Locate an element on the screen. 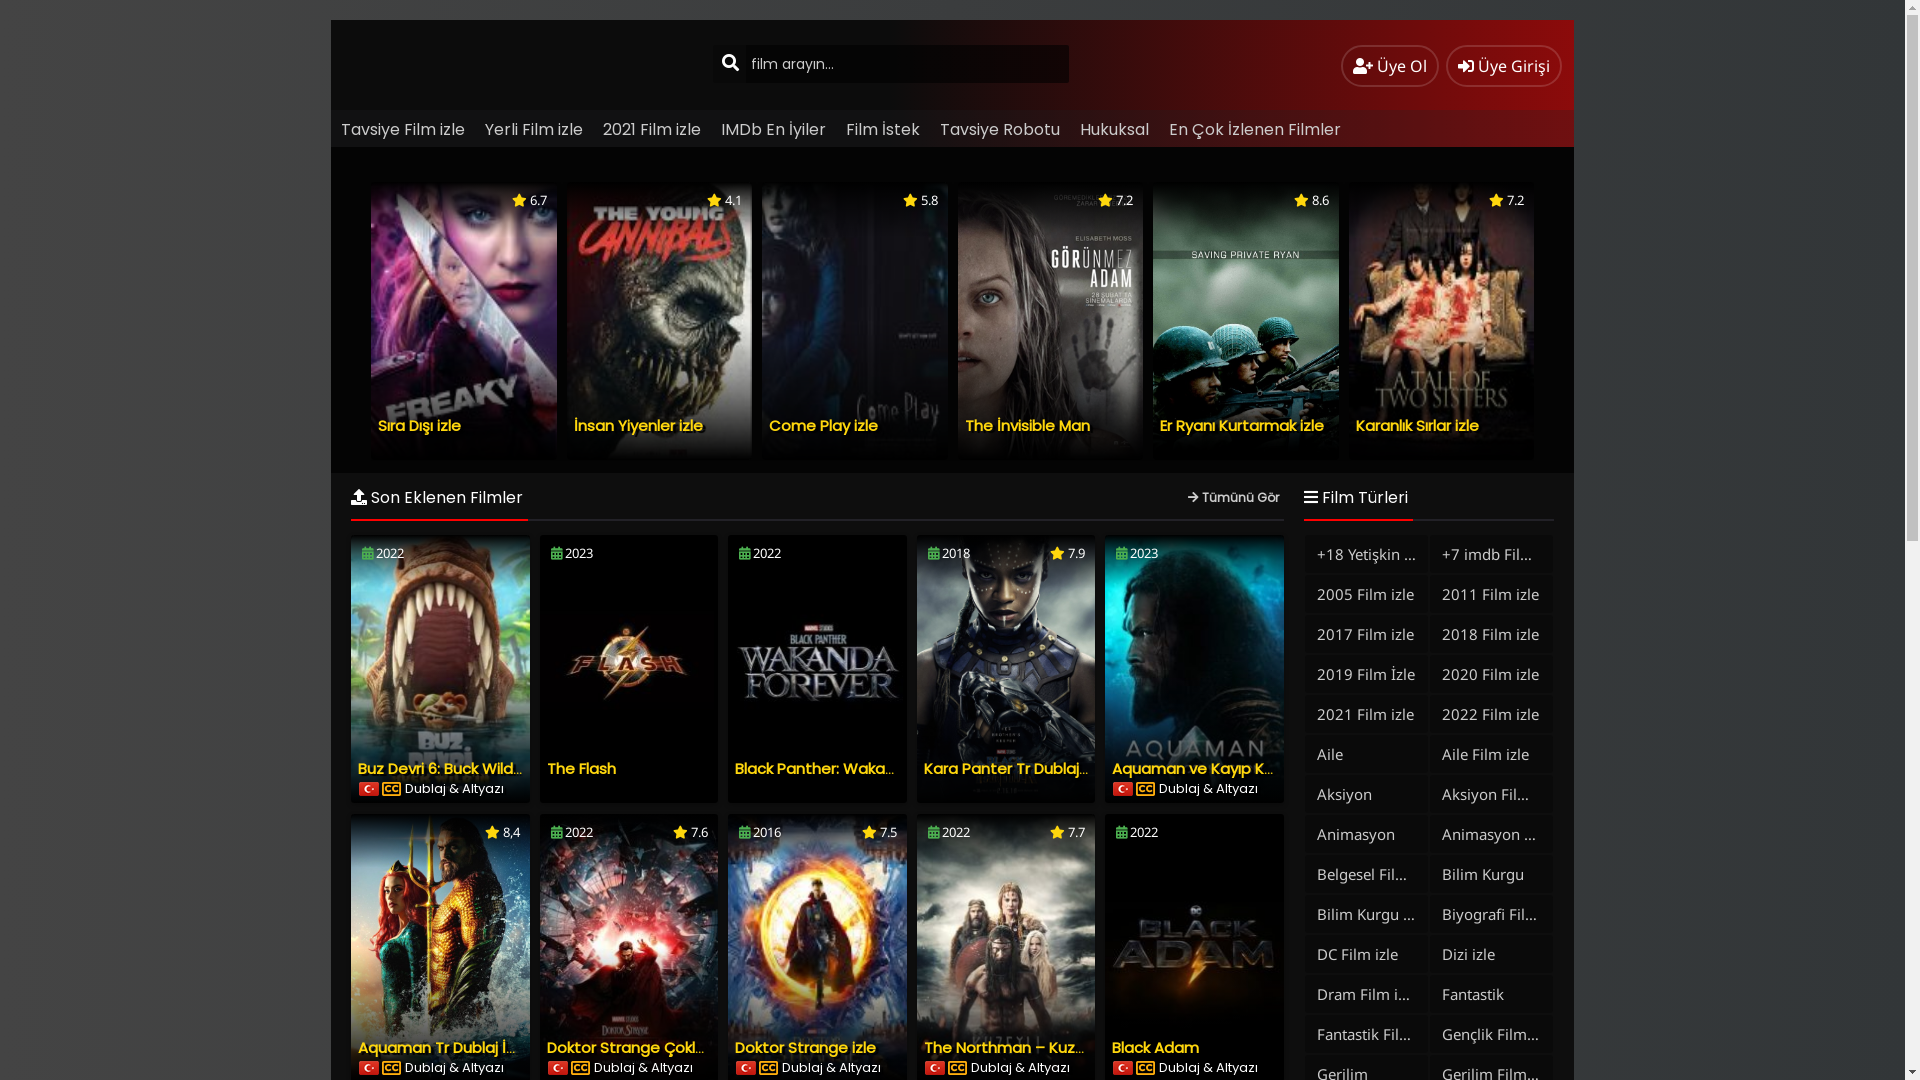 This screenshot has width=1920, height=1080. '2005 Film izle' is located at coordinates (1365, 593).